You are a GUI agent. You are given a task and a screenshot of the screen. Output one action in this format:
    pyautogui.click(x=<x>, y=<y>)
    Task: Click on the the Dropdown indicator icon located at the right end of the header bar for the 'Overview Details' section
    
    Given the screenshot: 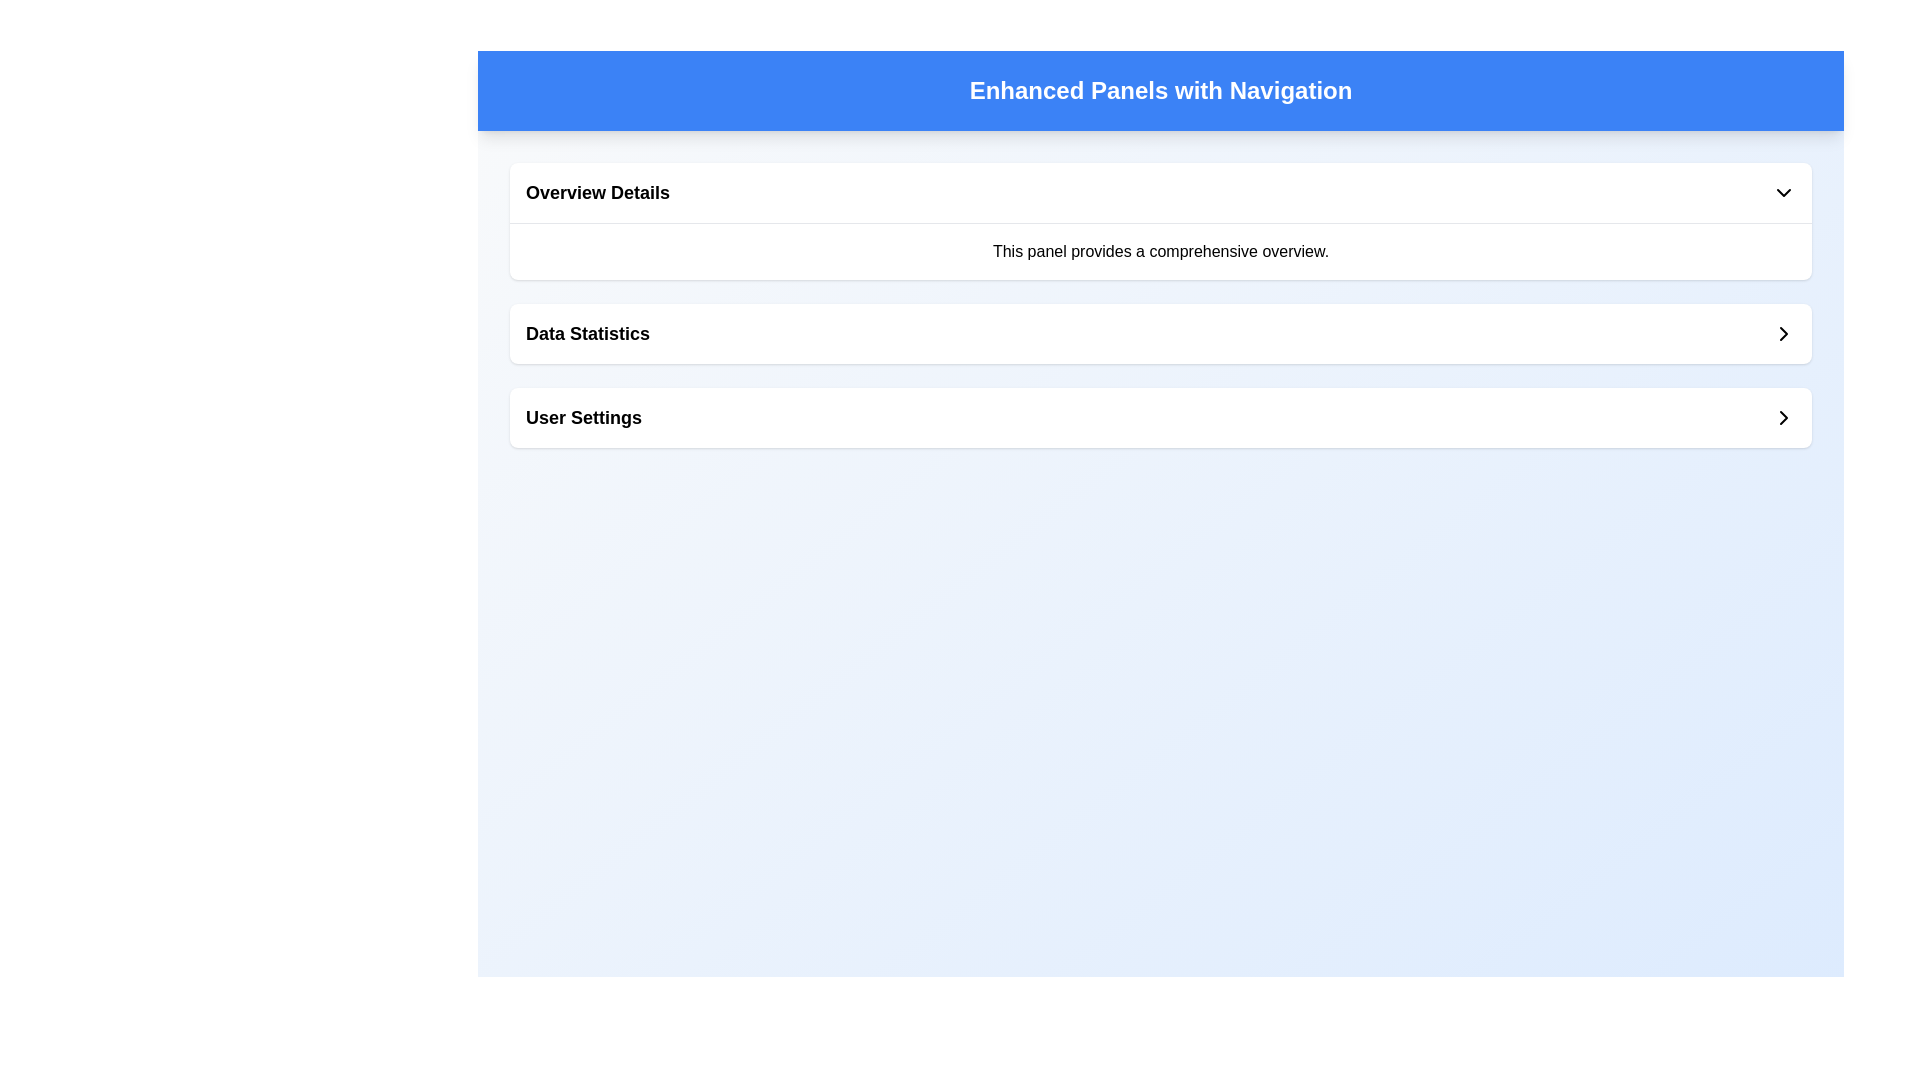 What is the action you would take?
    pyautogui.click(x=1784, y=192)
    